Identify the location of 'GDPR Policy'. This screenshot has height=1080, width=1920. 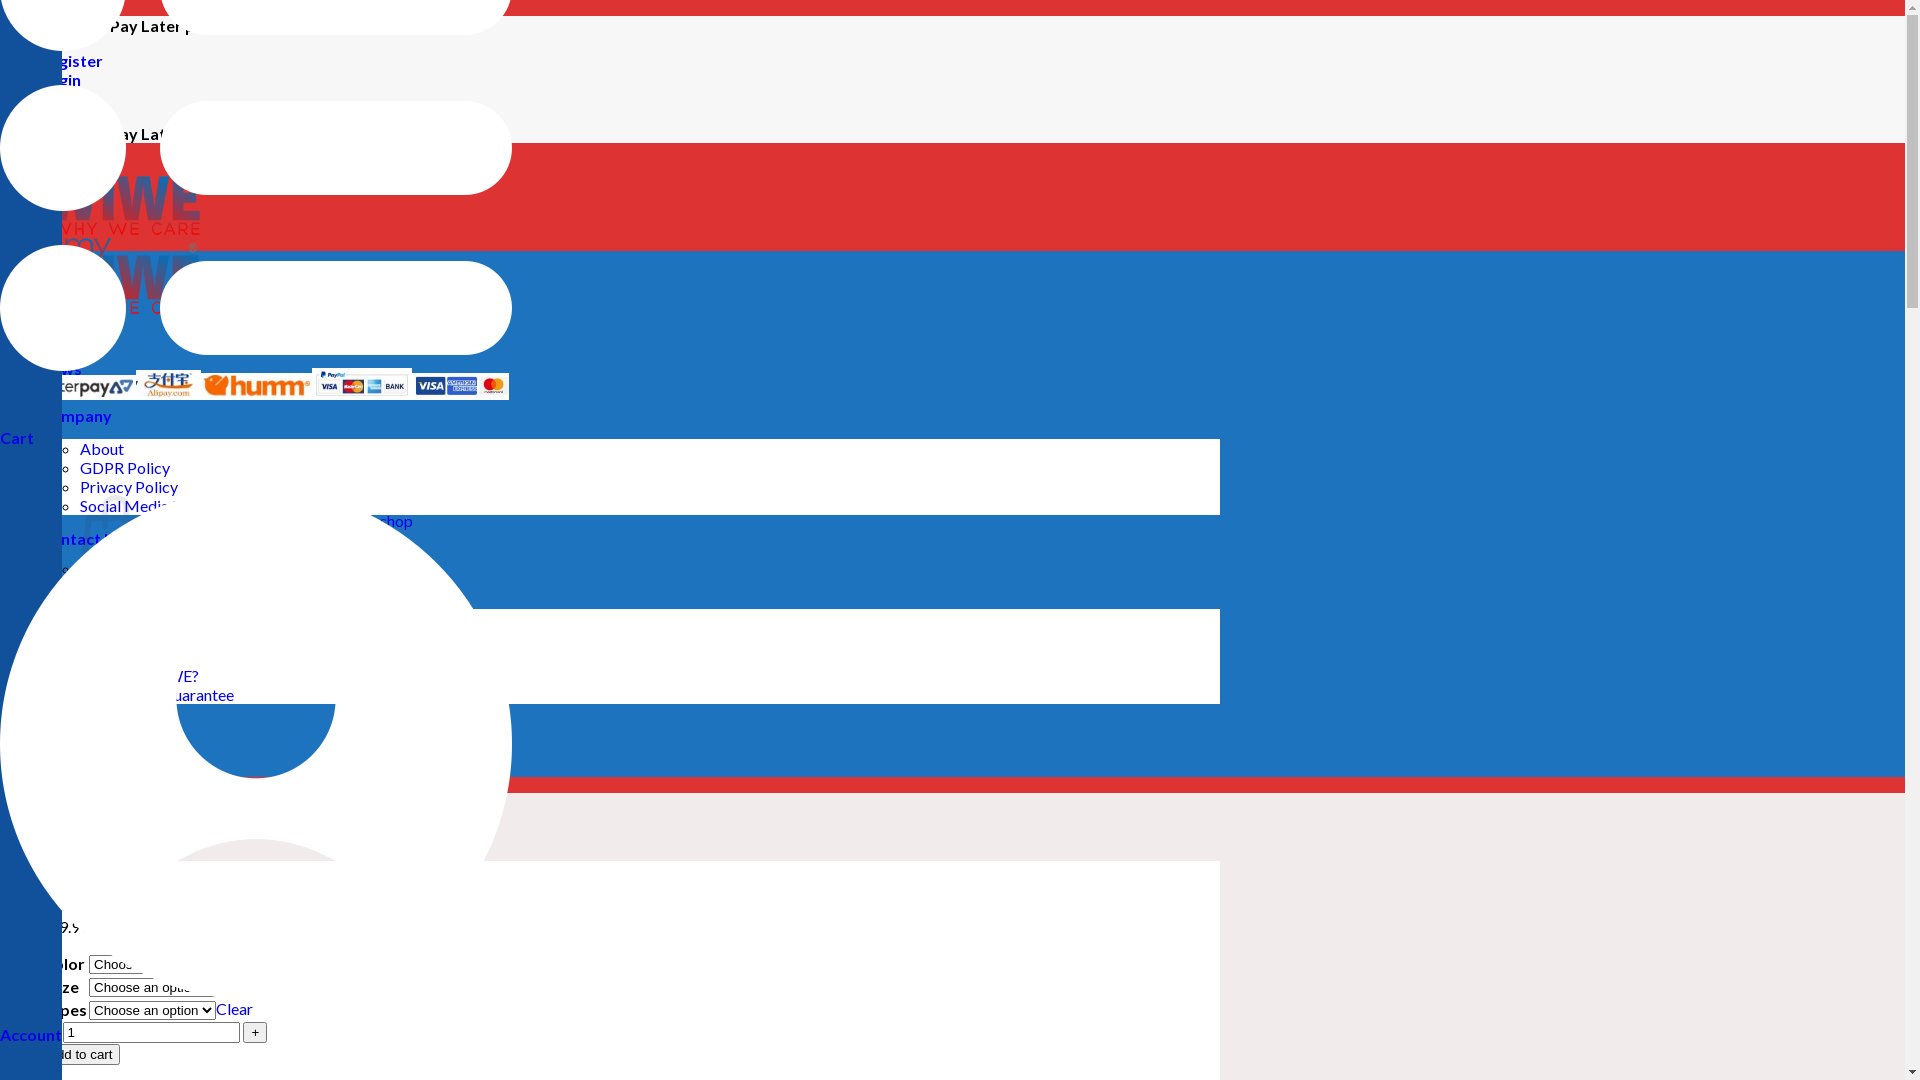
(123, 467).